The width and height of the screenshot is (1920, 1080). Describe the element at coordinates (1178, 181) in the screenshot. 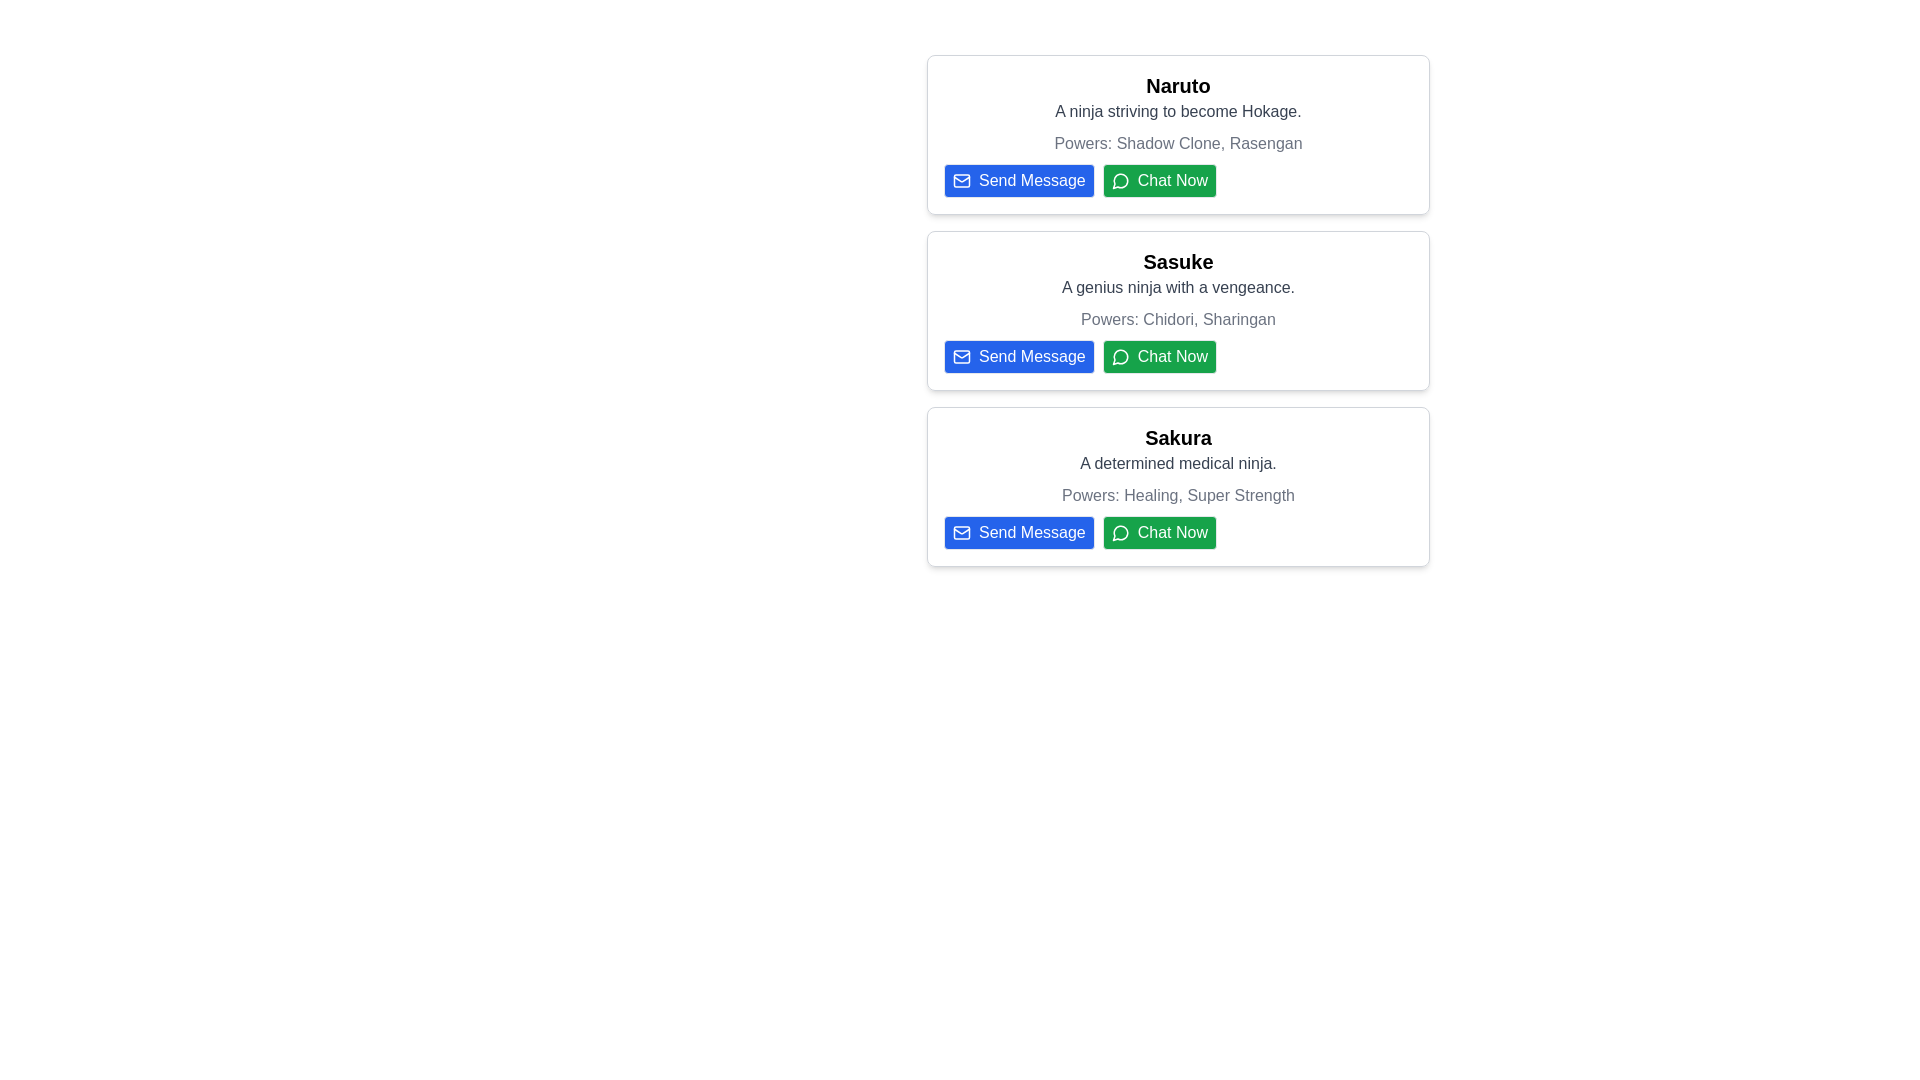

I see `the 'Naruto' chat initiation button located to the right of the 'Send Message' button in the bottom row of interactive buttons` at that location.